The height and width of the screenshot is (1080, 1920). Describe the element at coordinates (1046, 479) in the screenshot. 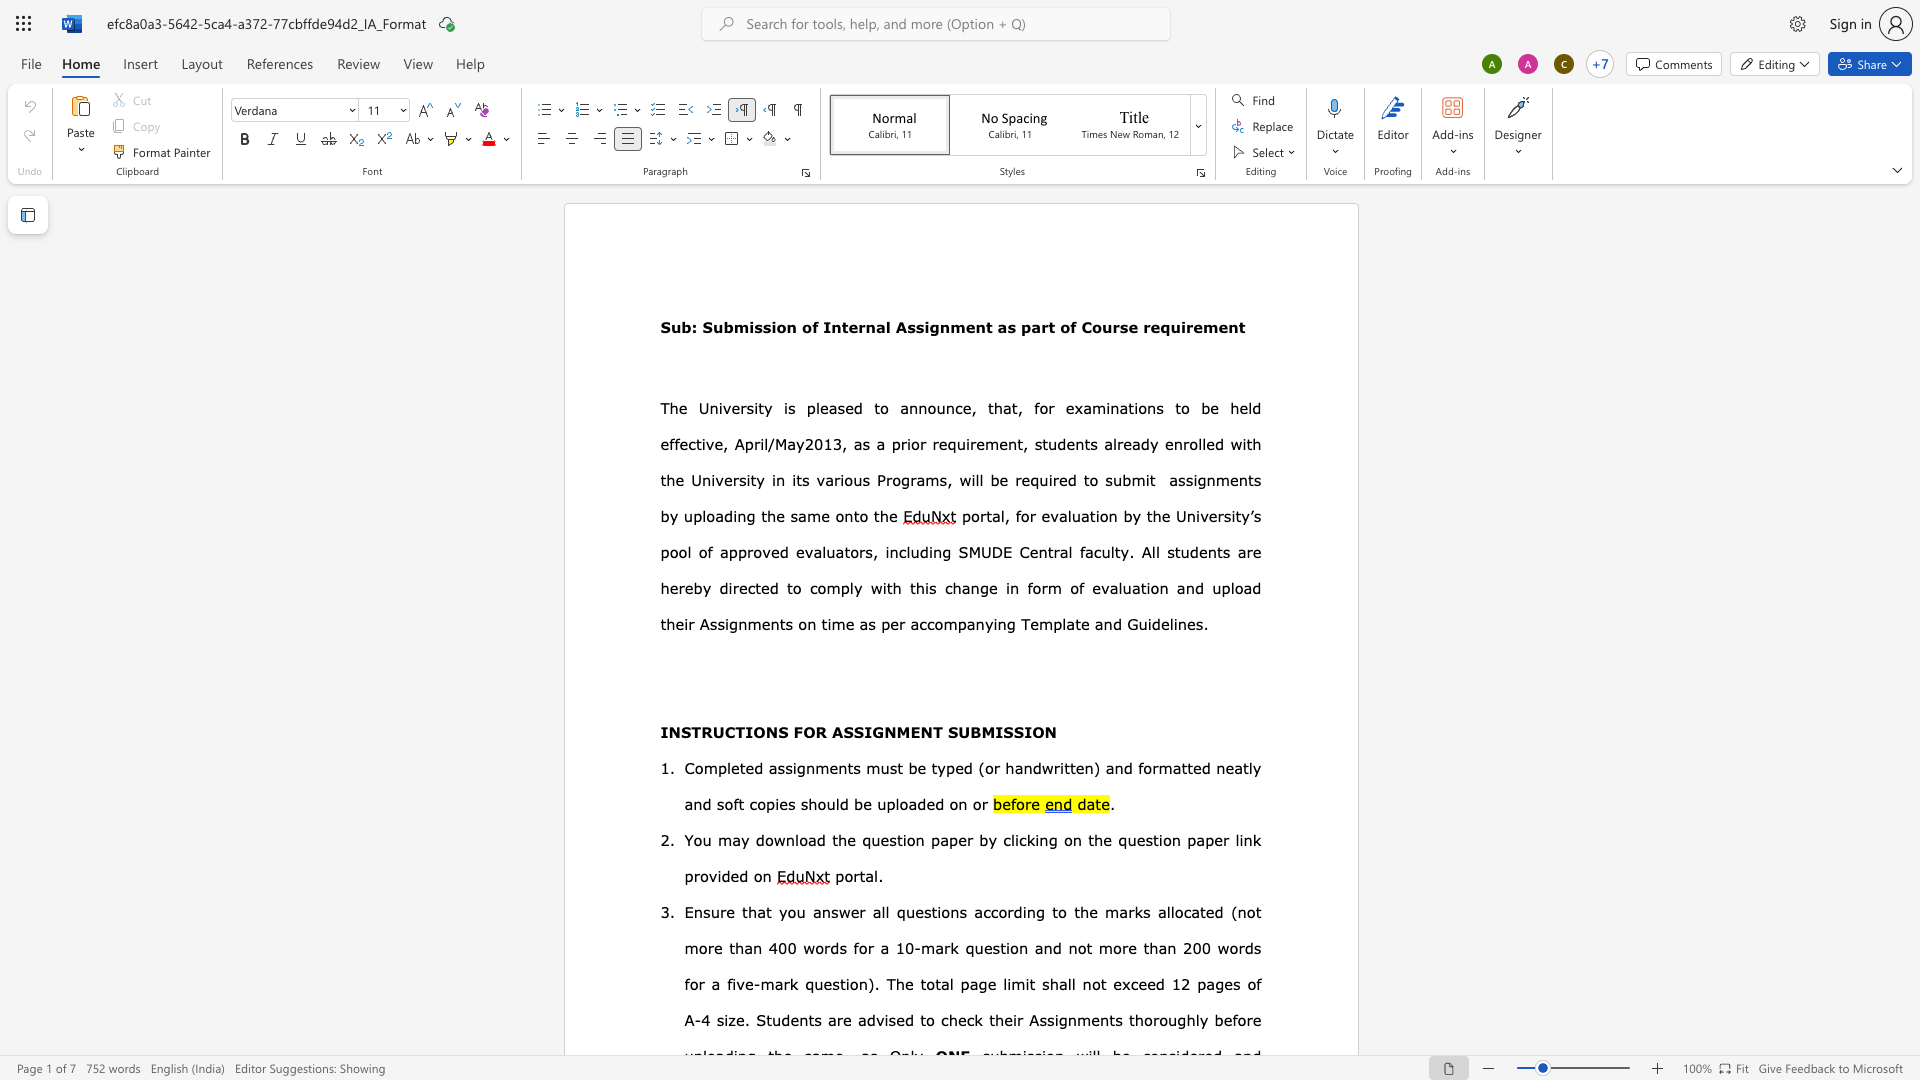

I see `the space between the continuous character "u" and "i" in the text` at that location.